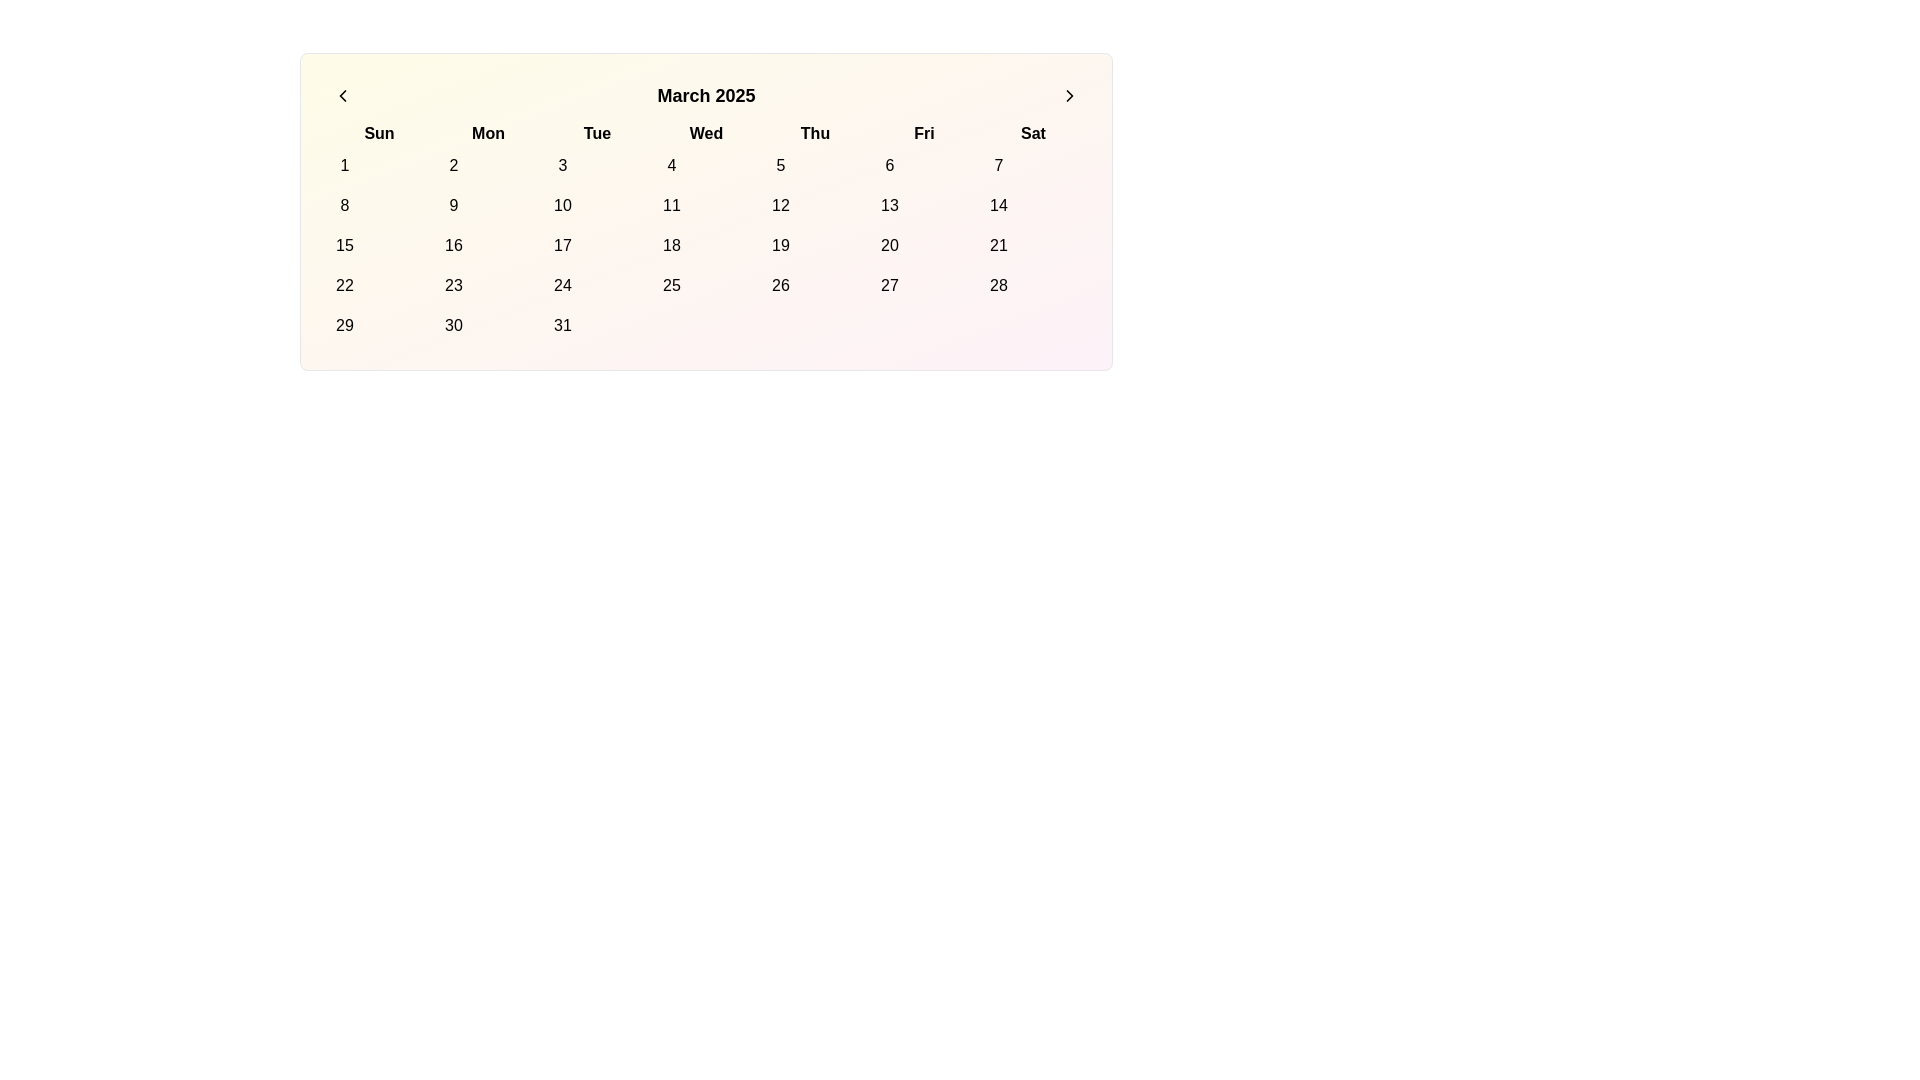  I want to click on the bold-text weekday label reading 'Wed', which is the fourth label in a row of seven weekday labels above the calendar grid, so click(706, 134).